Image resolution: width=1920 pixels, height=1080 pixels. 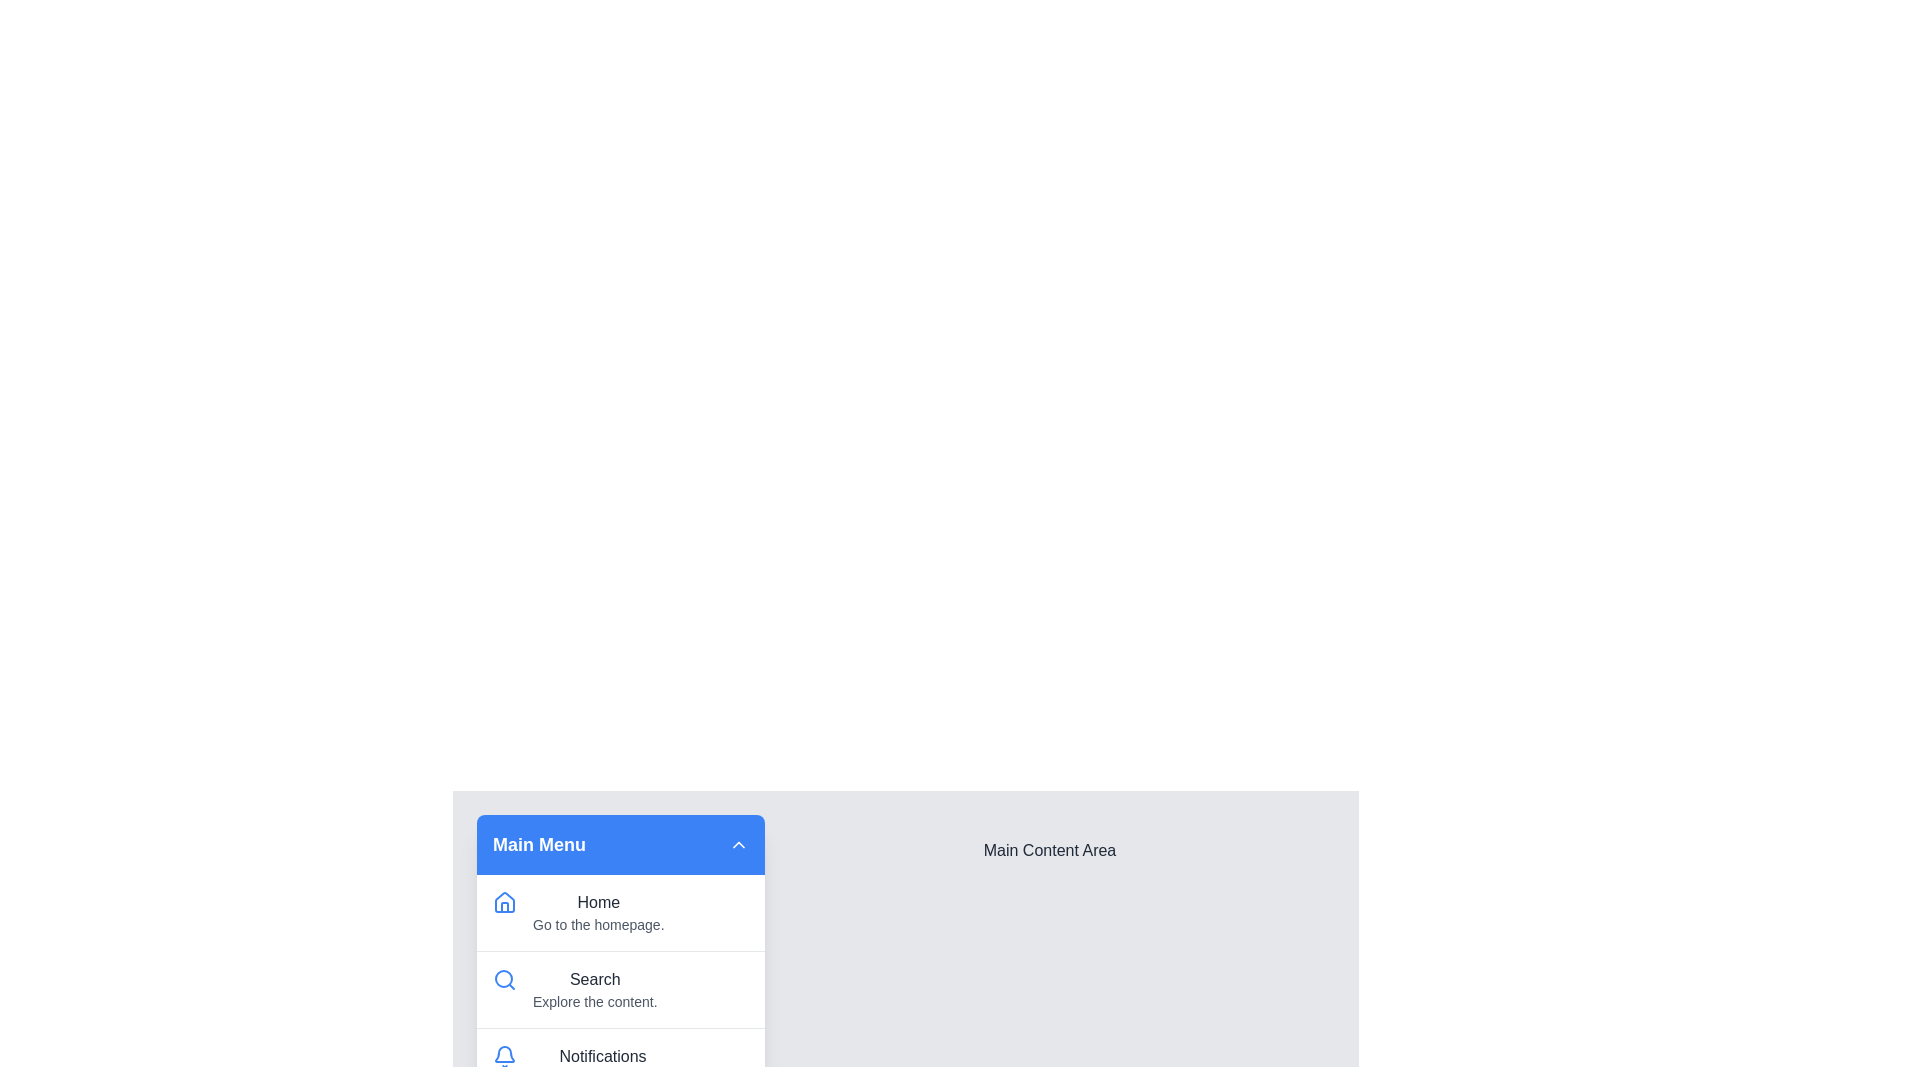 I want to click on the menu item Search to navigate or view details, so click(x=619, y=988).